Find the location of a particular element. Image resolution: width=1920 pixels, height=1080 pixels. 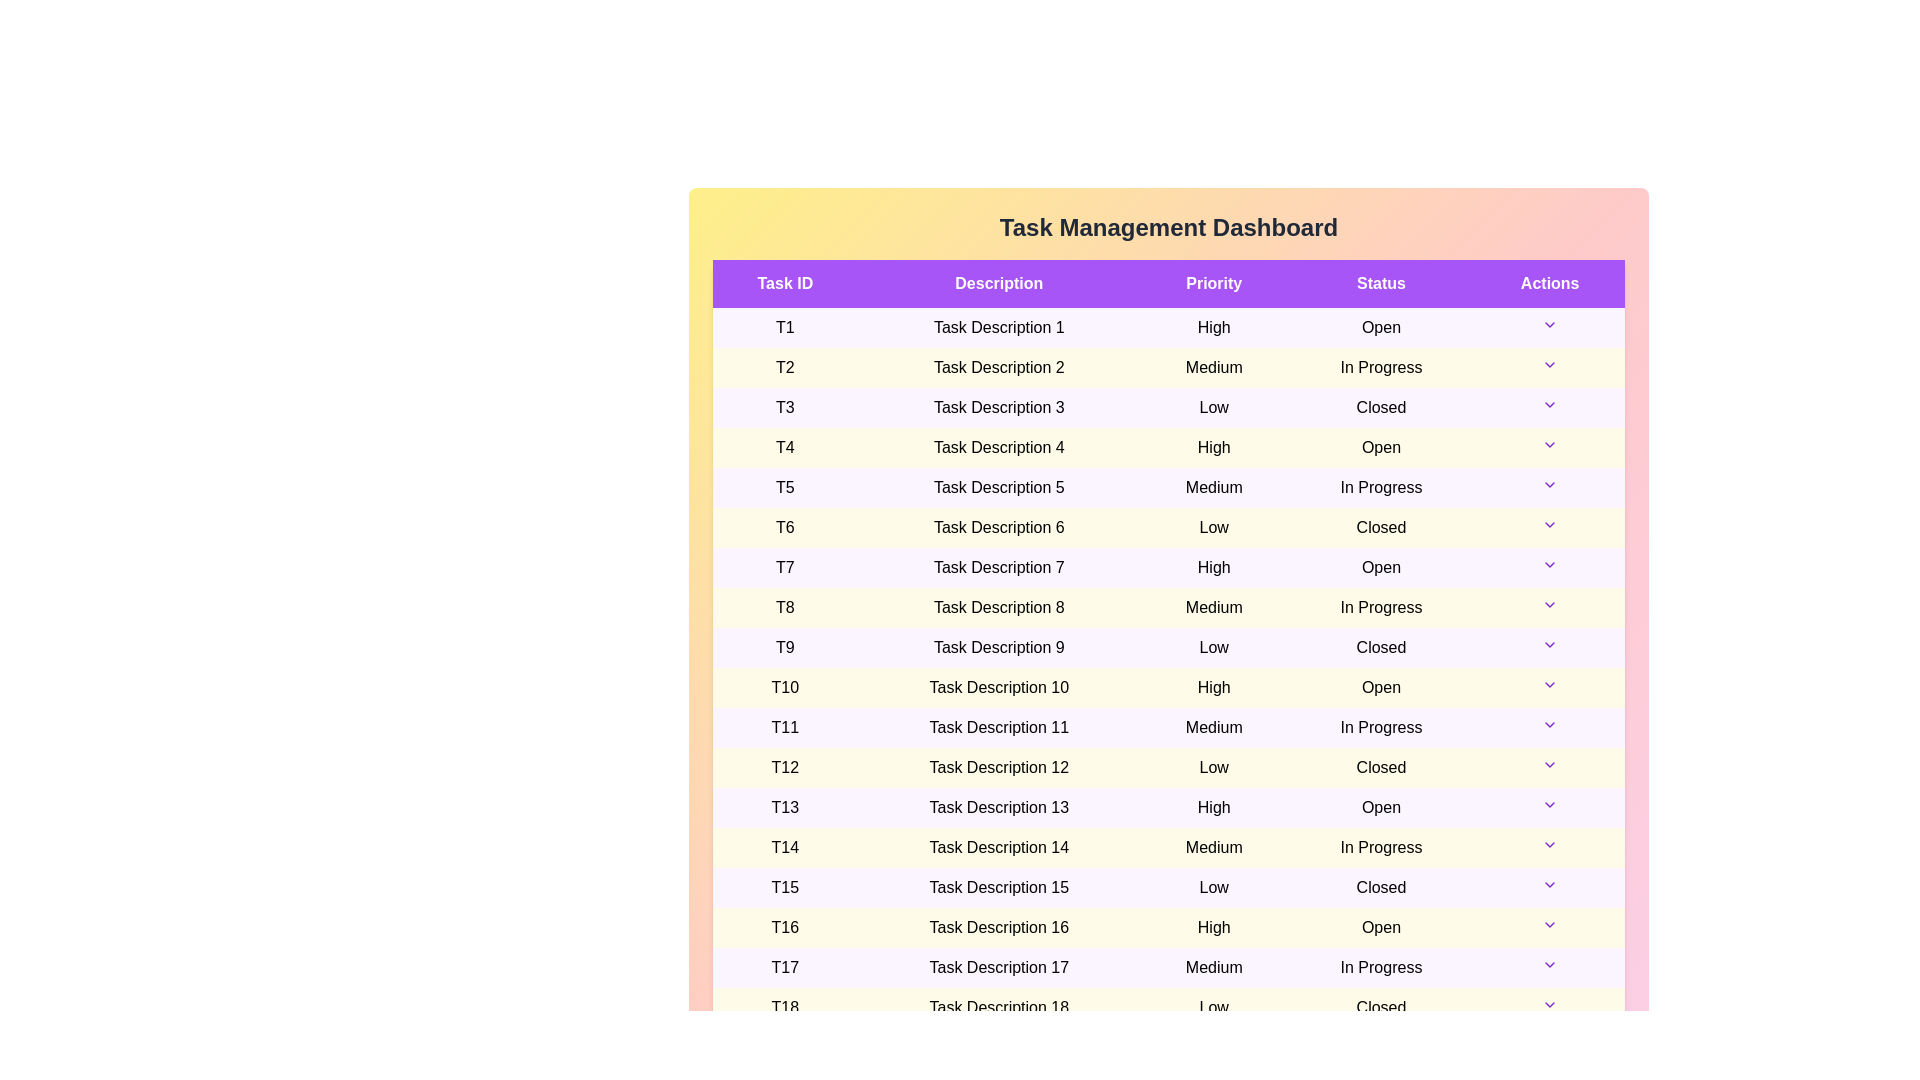

the table header Actions to sort the table by that column is located at coordinates (1549, 284).